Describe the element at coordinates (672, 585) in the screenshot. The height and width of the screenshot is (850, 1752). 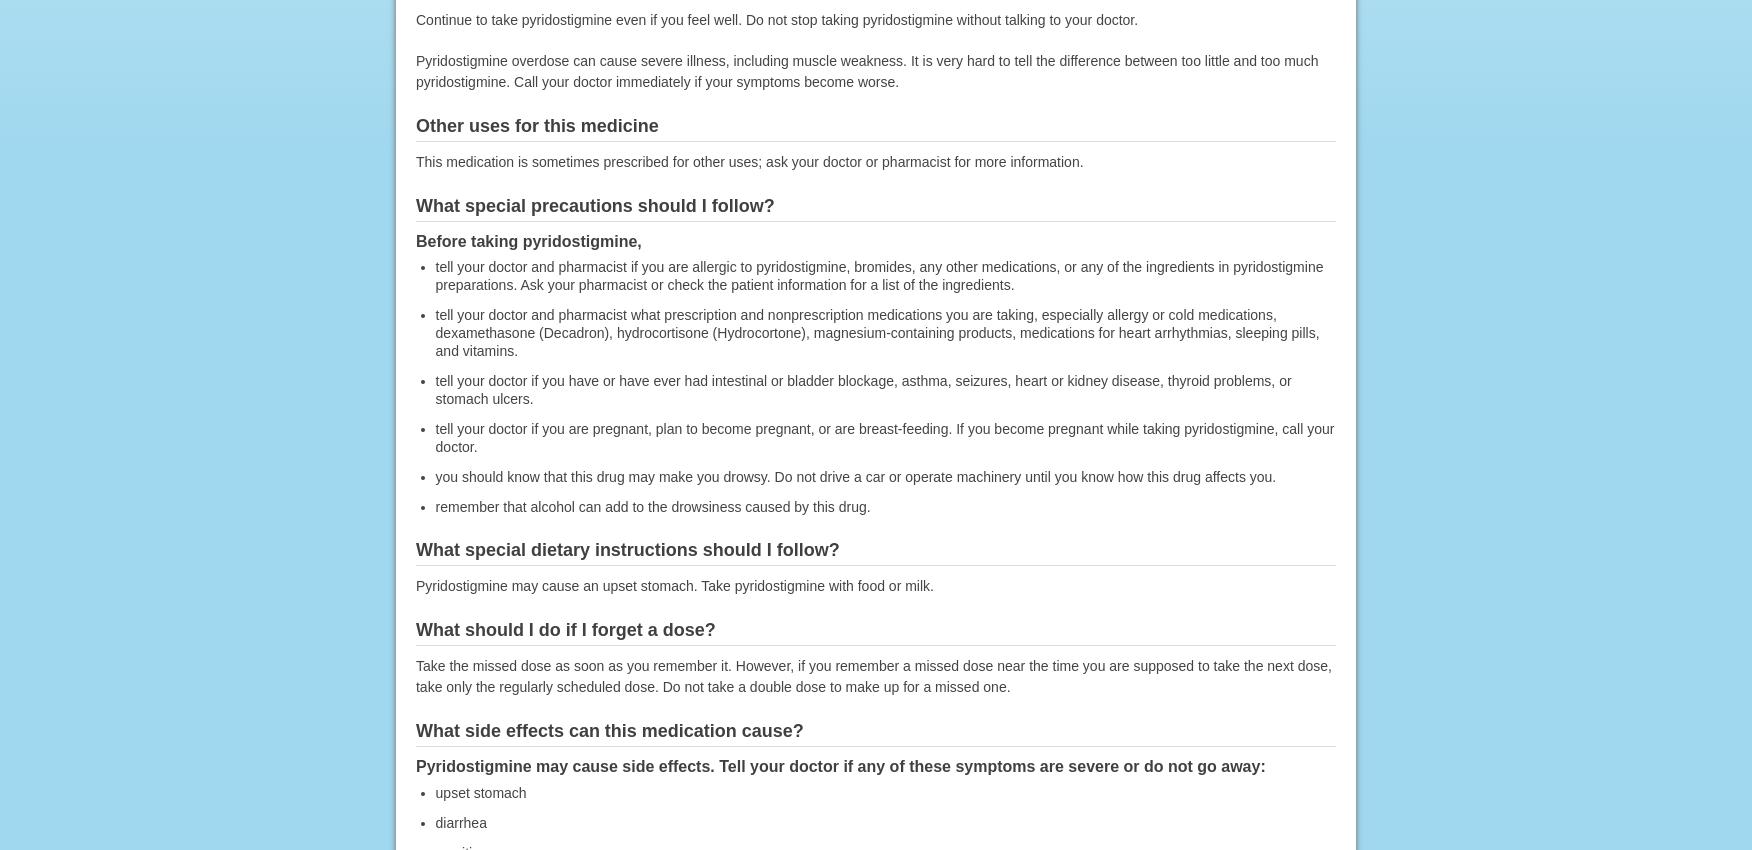
I see `'Pyridostigmine may cause an upset stomach. Take pyridostigmine with food or milk.'` at that location.